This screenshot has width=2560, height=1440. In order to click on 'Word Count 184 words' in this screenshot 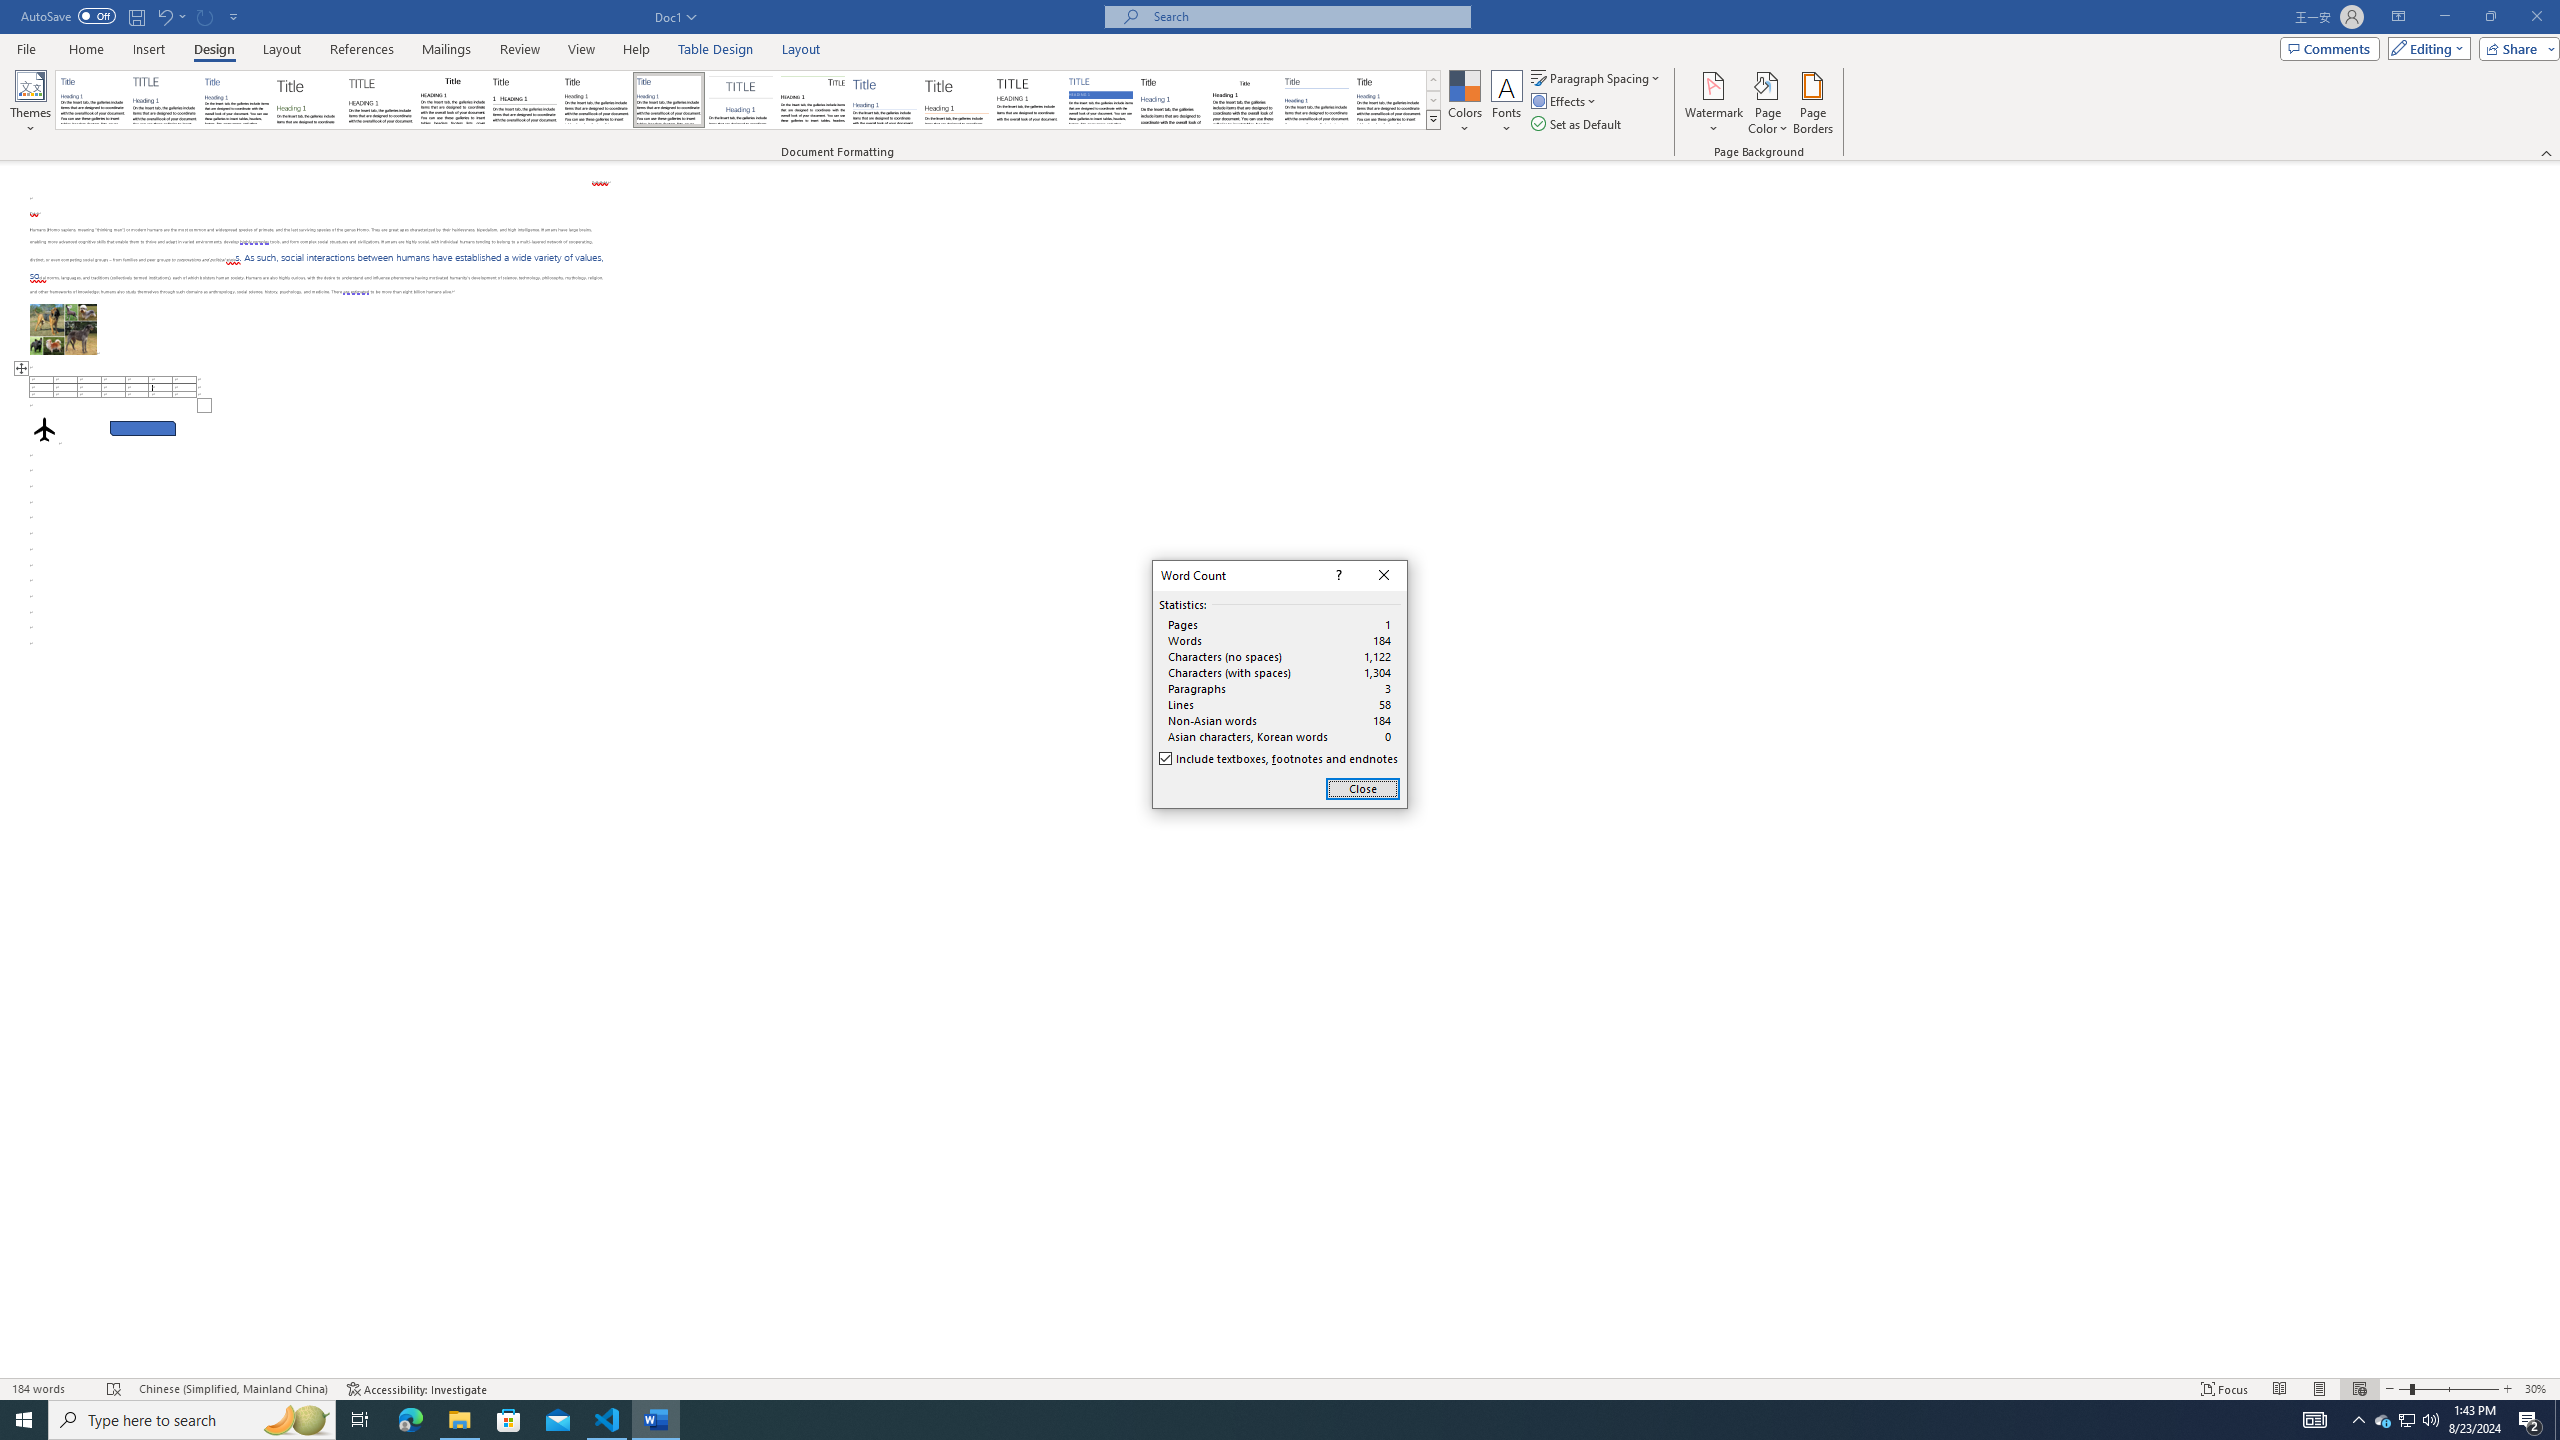, I will do `click(50, 1389)`.